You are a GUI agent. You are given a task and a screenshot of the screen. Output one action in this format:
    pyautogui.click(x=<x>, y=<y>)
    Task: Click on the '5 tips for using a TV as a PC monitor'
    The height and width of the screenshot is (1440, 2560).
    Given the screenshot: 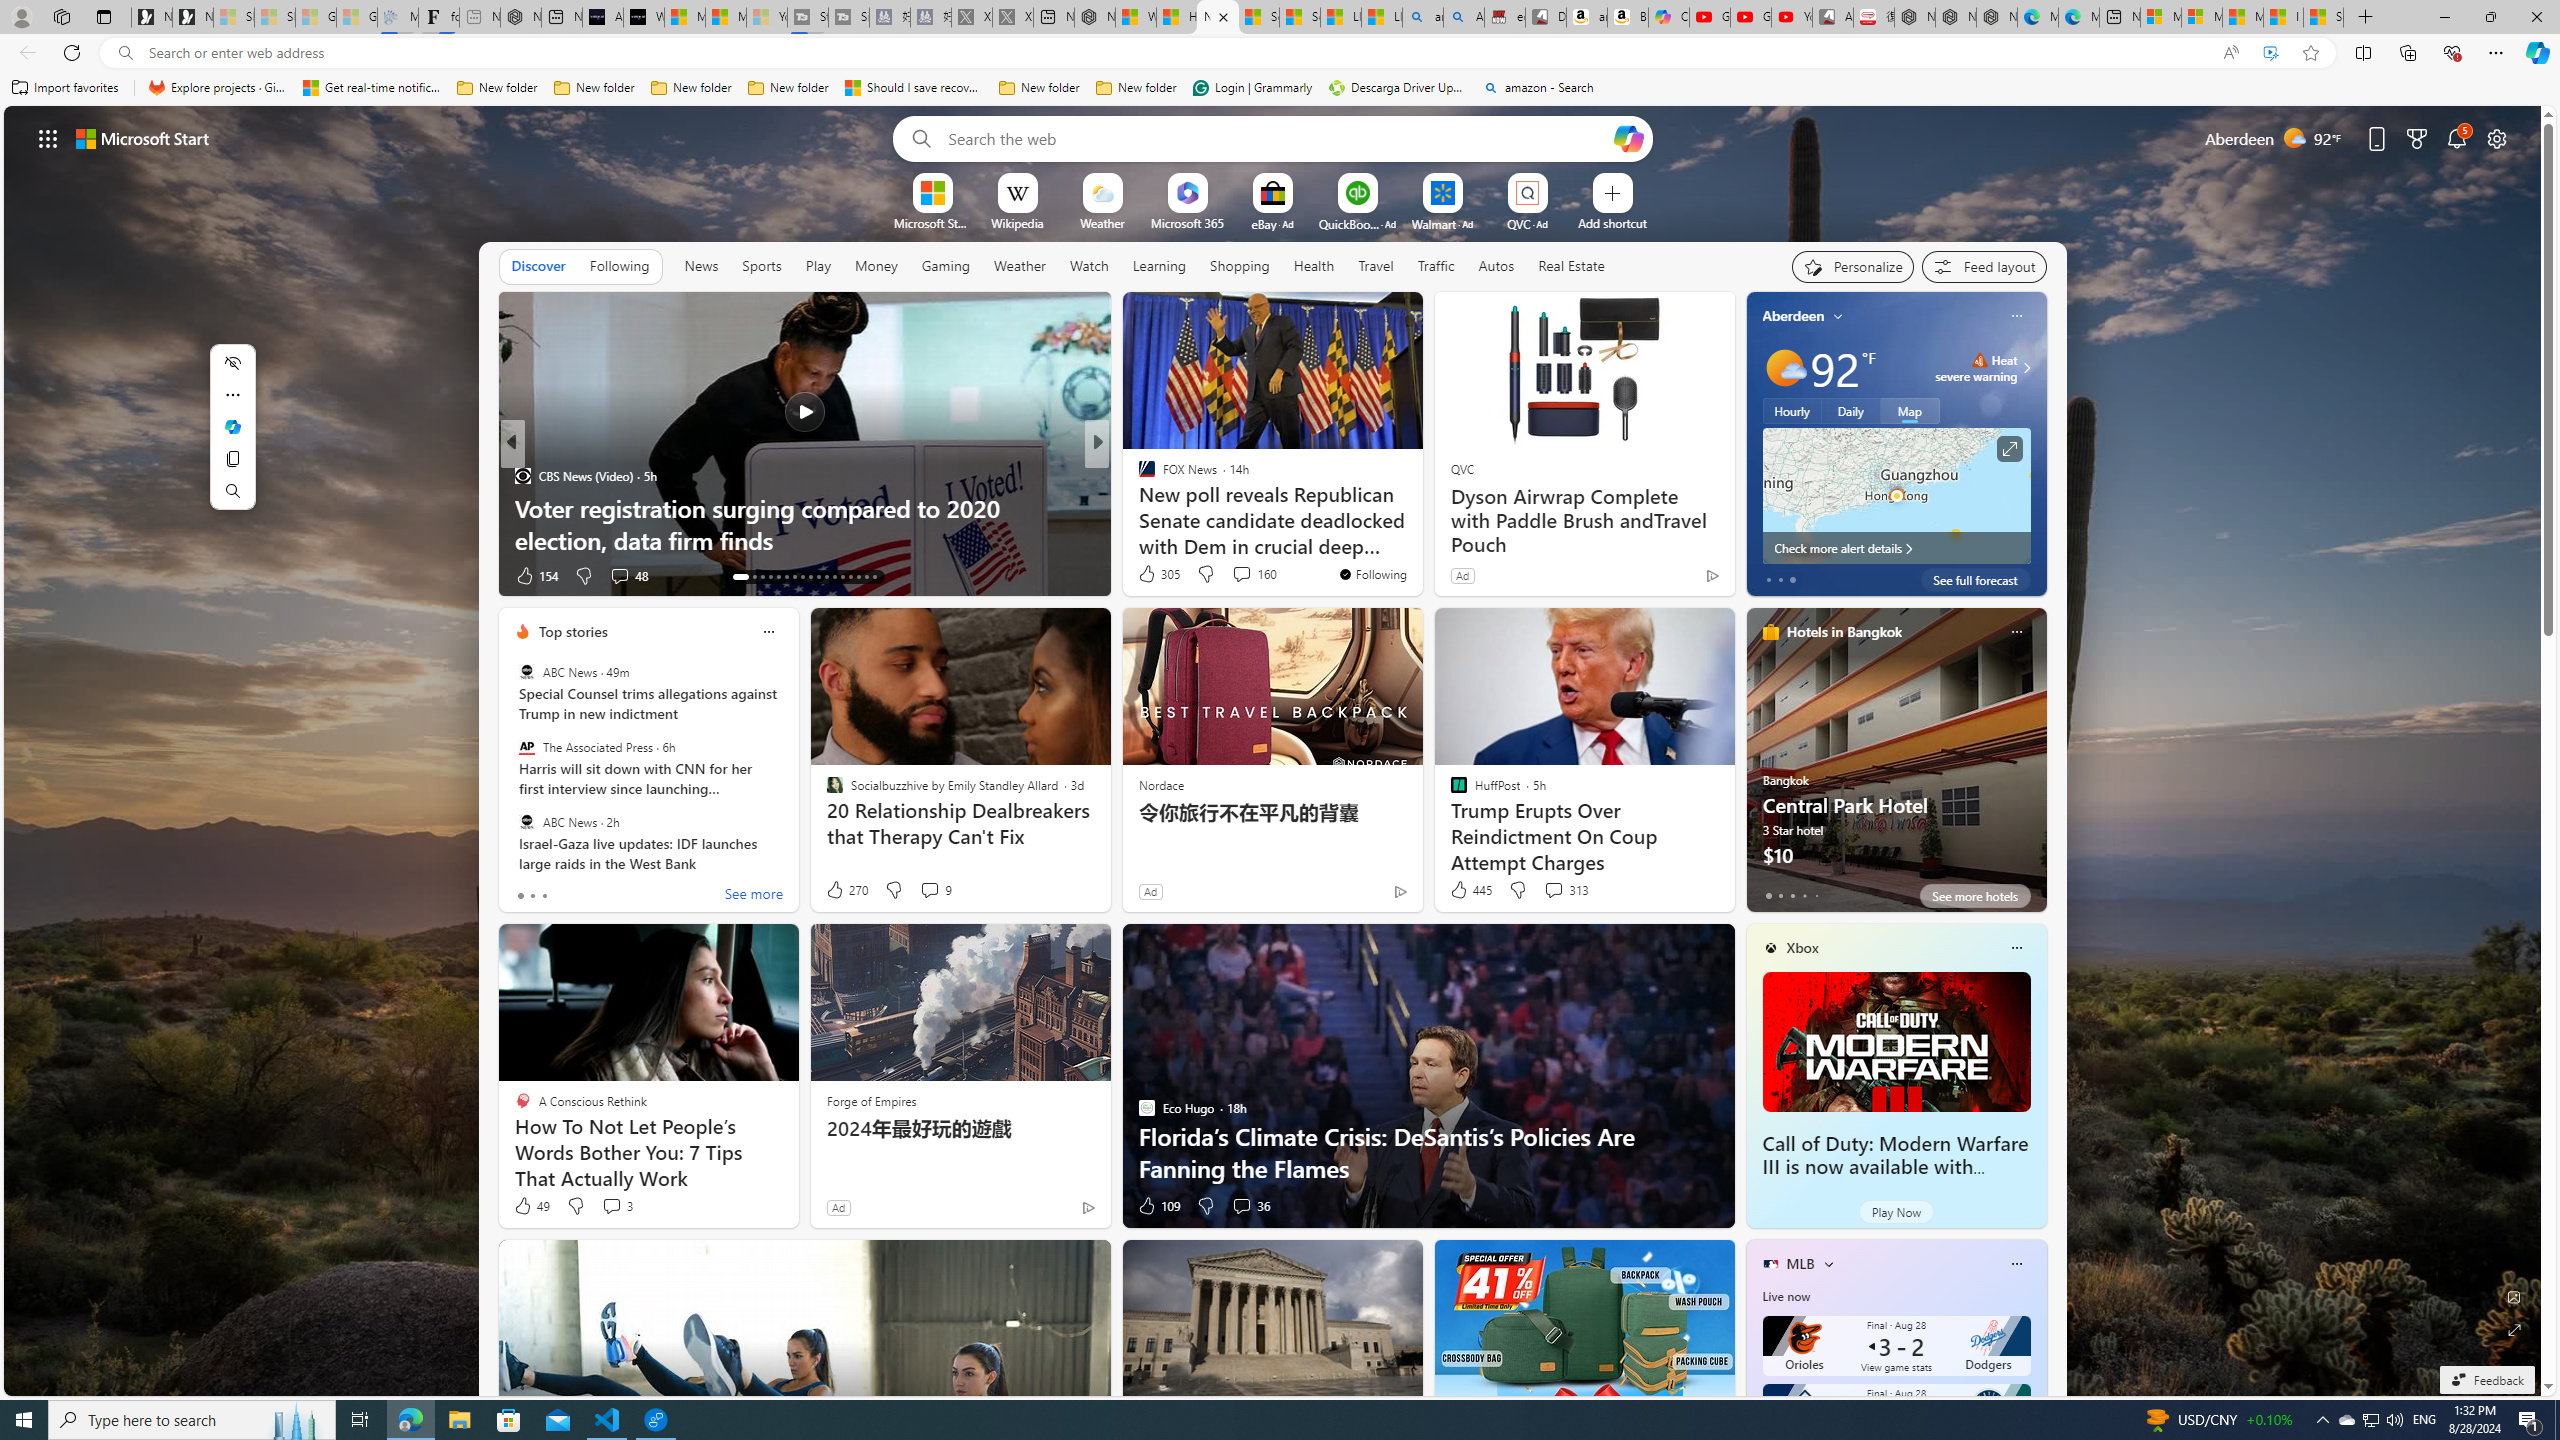 What is the action you would take?
    pyautogui.click(x=1418, y=540)
    